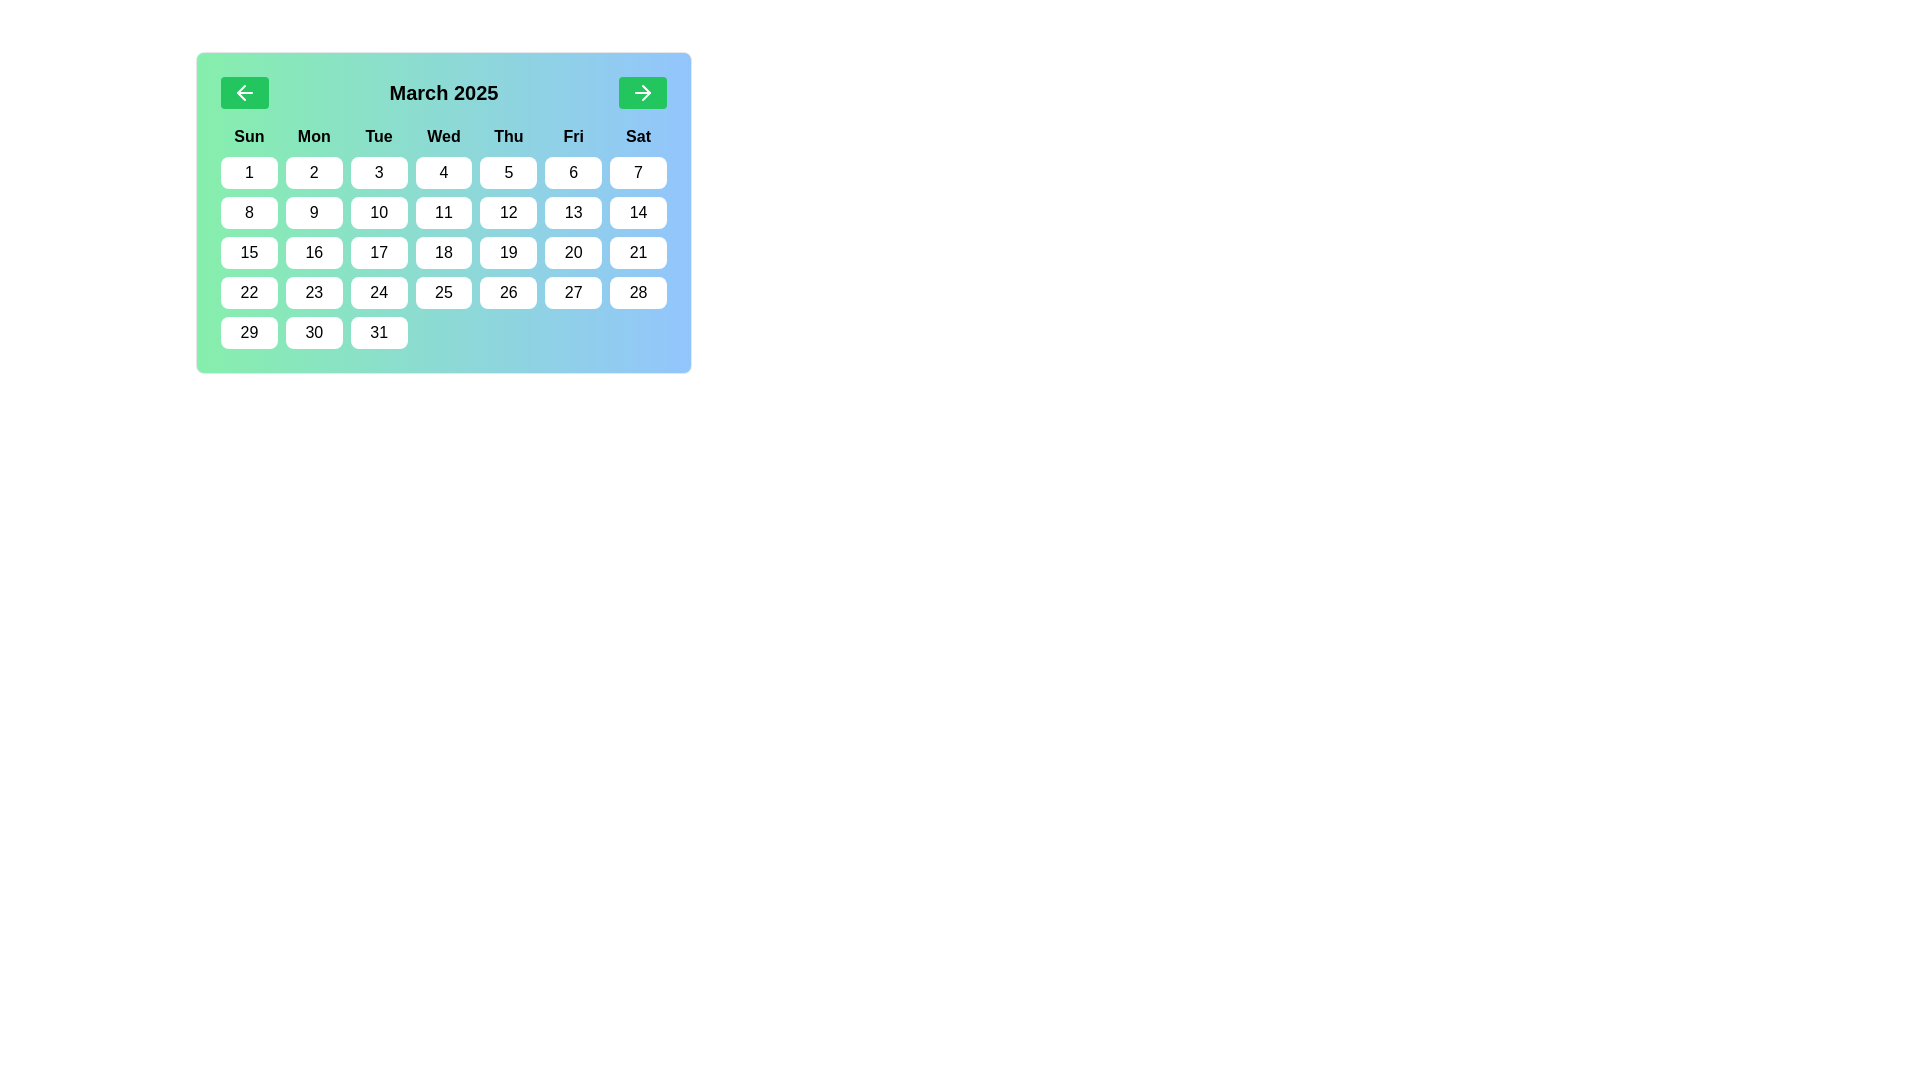 This screenshot has height=1080, width=1920. Describe the element at coordinates (572, 212) in the screenshot. I see `the rectangular white button with rounded corners displaying the text '13' in black, located in the third row and sixth column of the calendar grid` at that location.